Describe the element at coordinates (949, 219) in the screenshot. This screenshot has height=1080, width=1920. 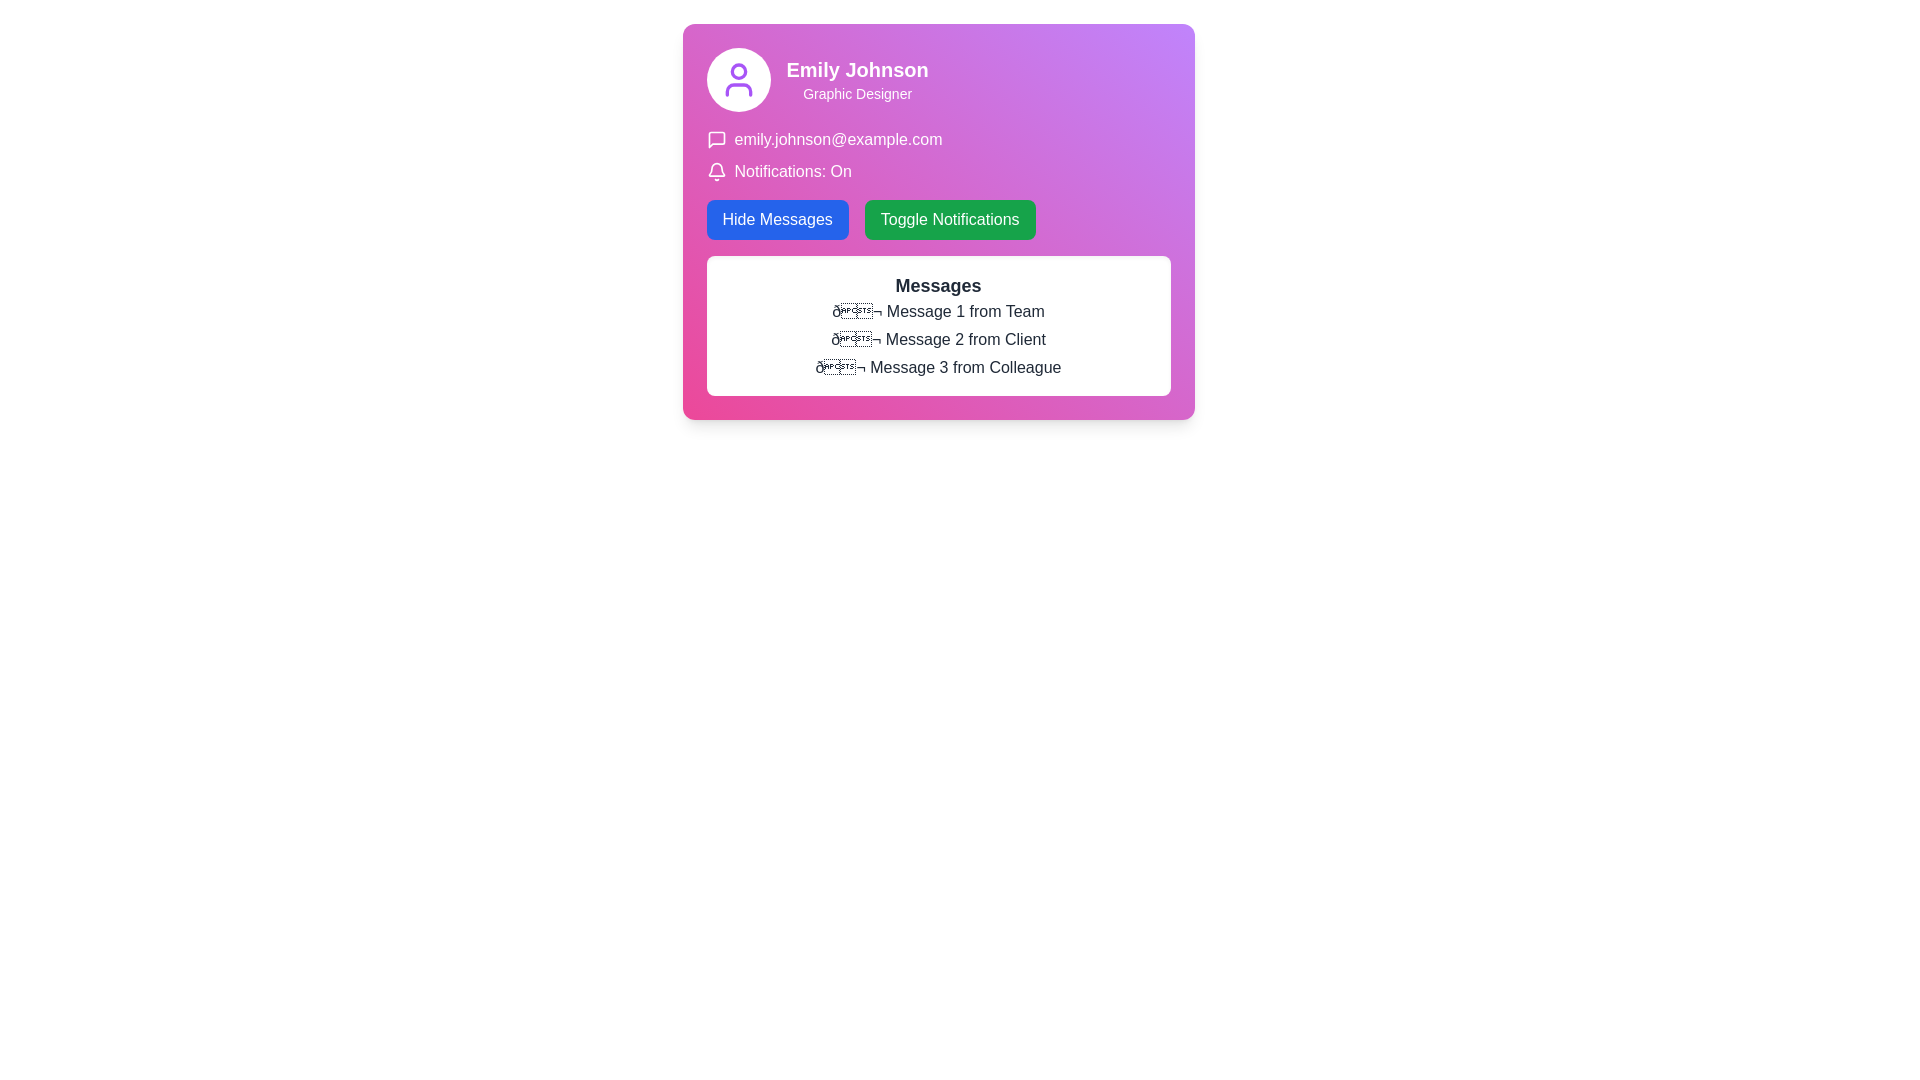
I see `the notification toggle button to change its state between enabled and disabled` at that location.